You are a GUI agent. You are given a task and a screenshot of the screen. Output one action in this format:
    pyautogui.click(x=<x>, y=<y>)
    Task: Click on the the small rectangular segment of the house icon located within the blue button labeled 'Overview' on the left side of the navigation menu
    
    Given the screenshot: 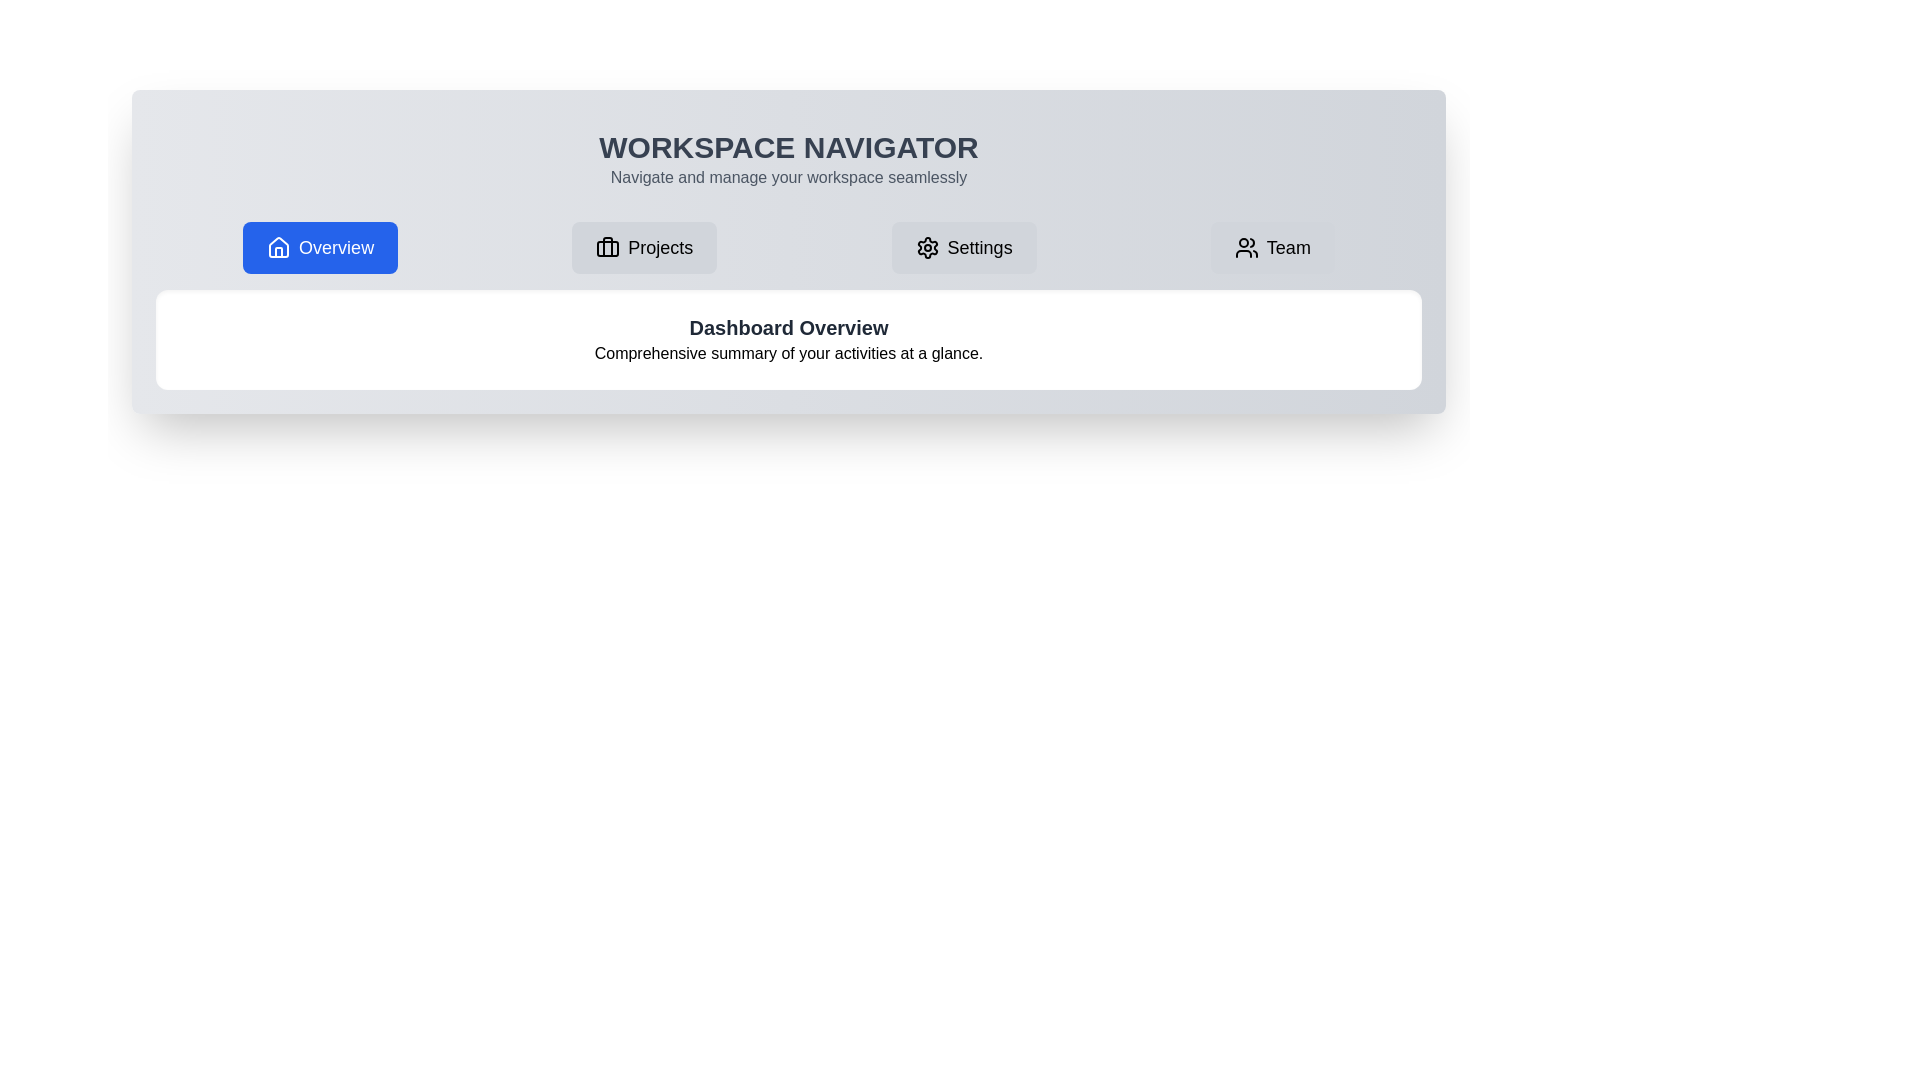 What is the action you would take?
    pyautogui.click(x=278, y=251)
    